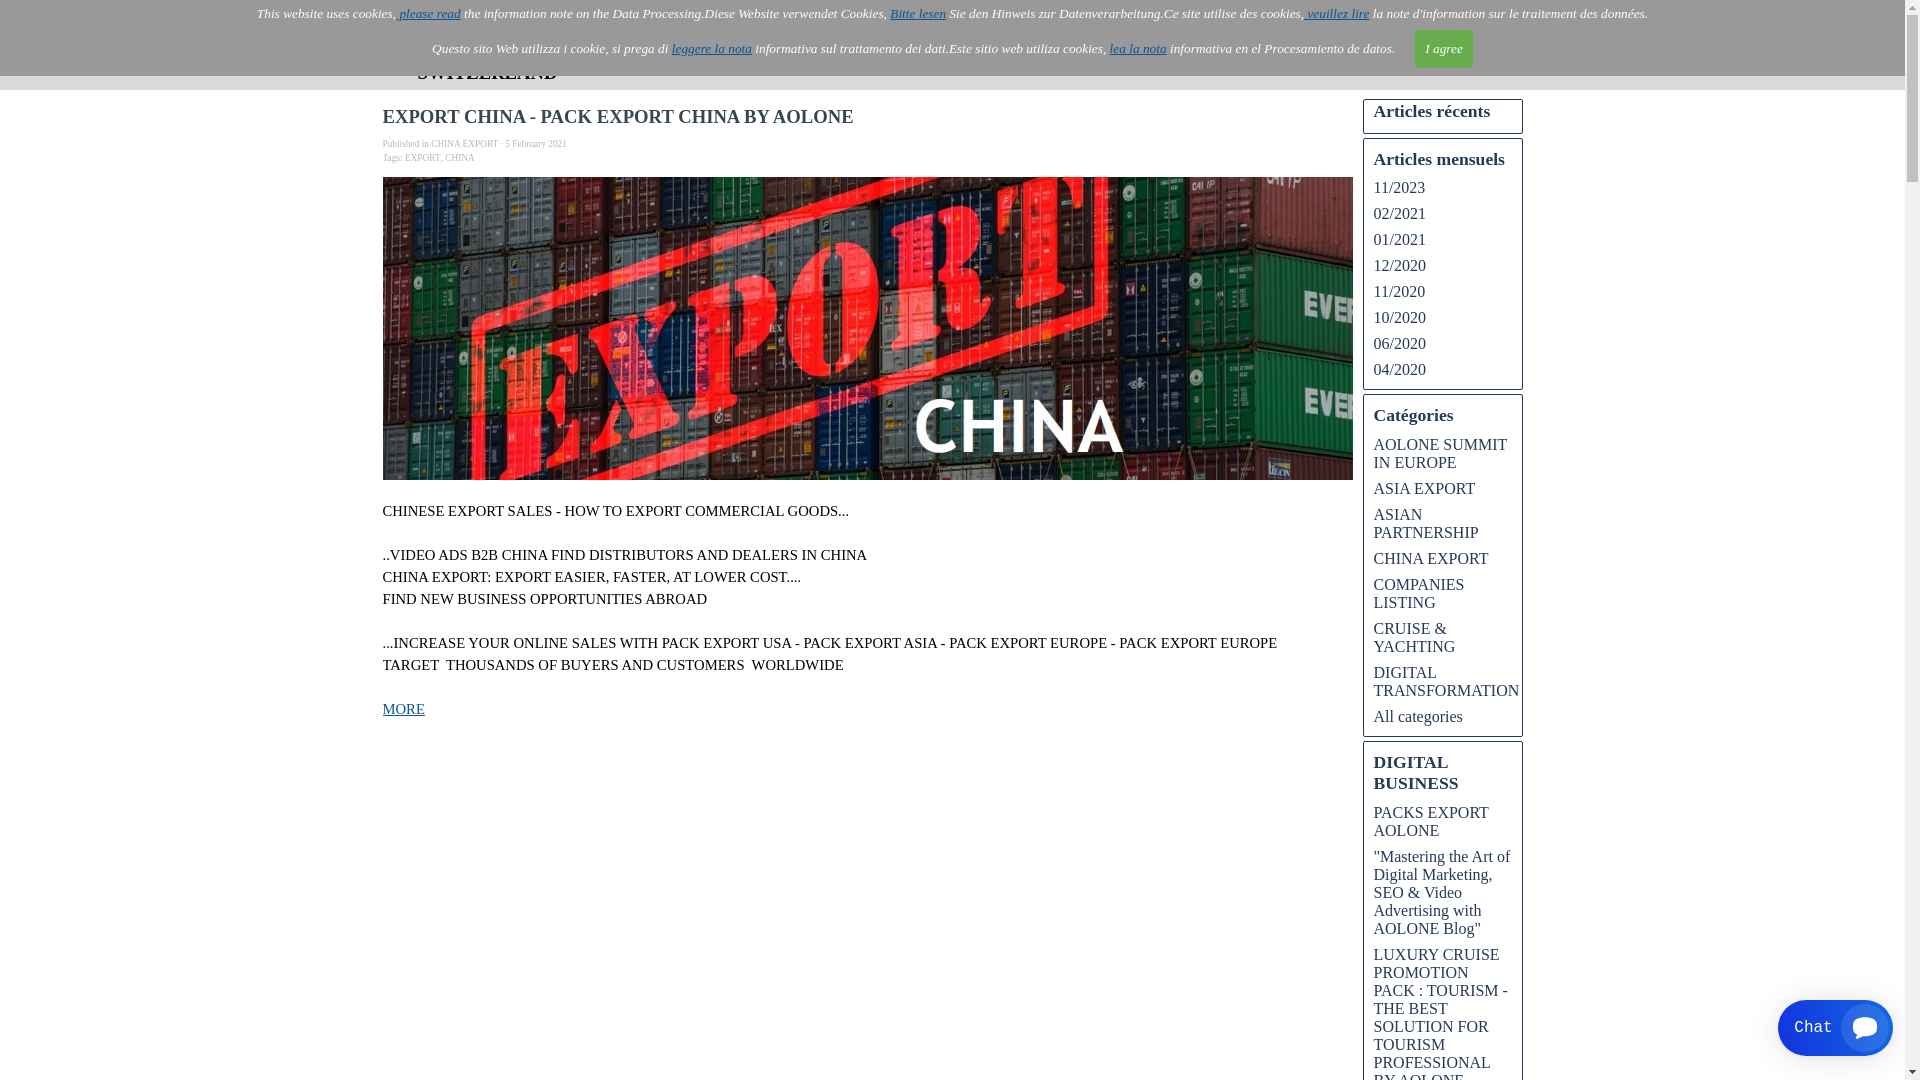 The image size is (1920, 1080). What do you see at coordinates (1418, 592) in the screenshot?
I see `'COMPANIES LISTING'` at bounding box center [1418, 592].